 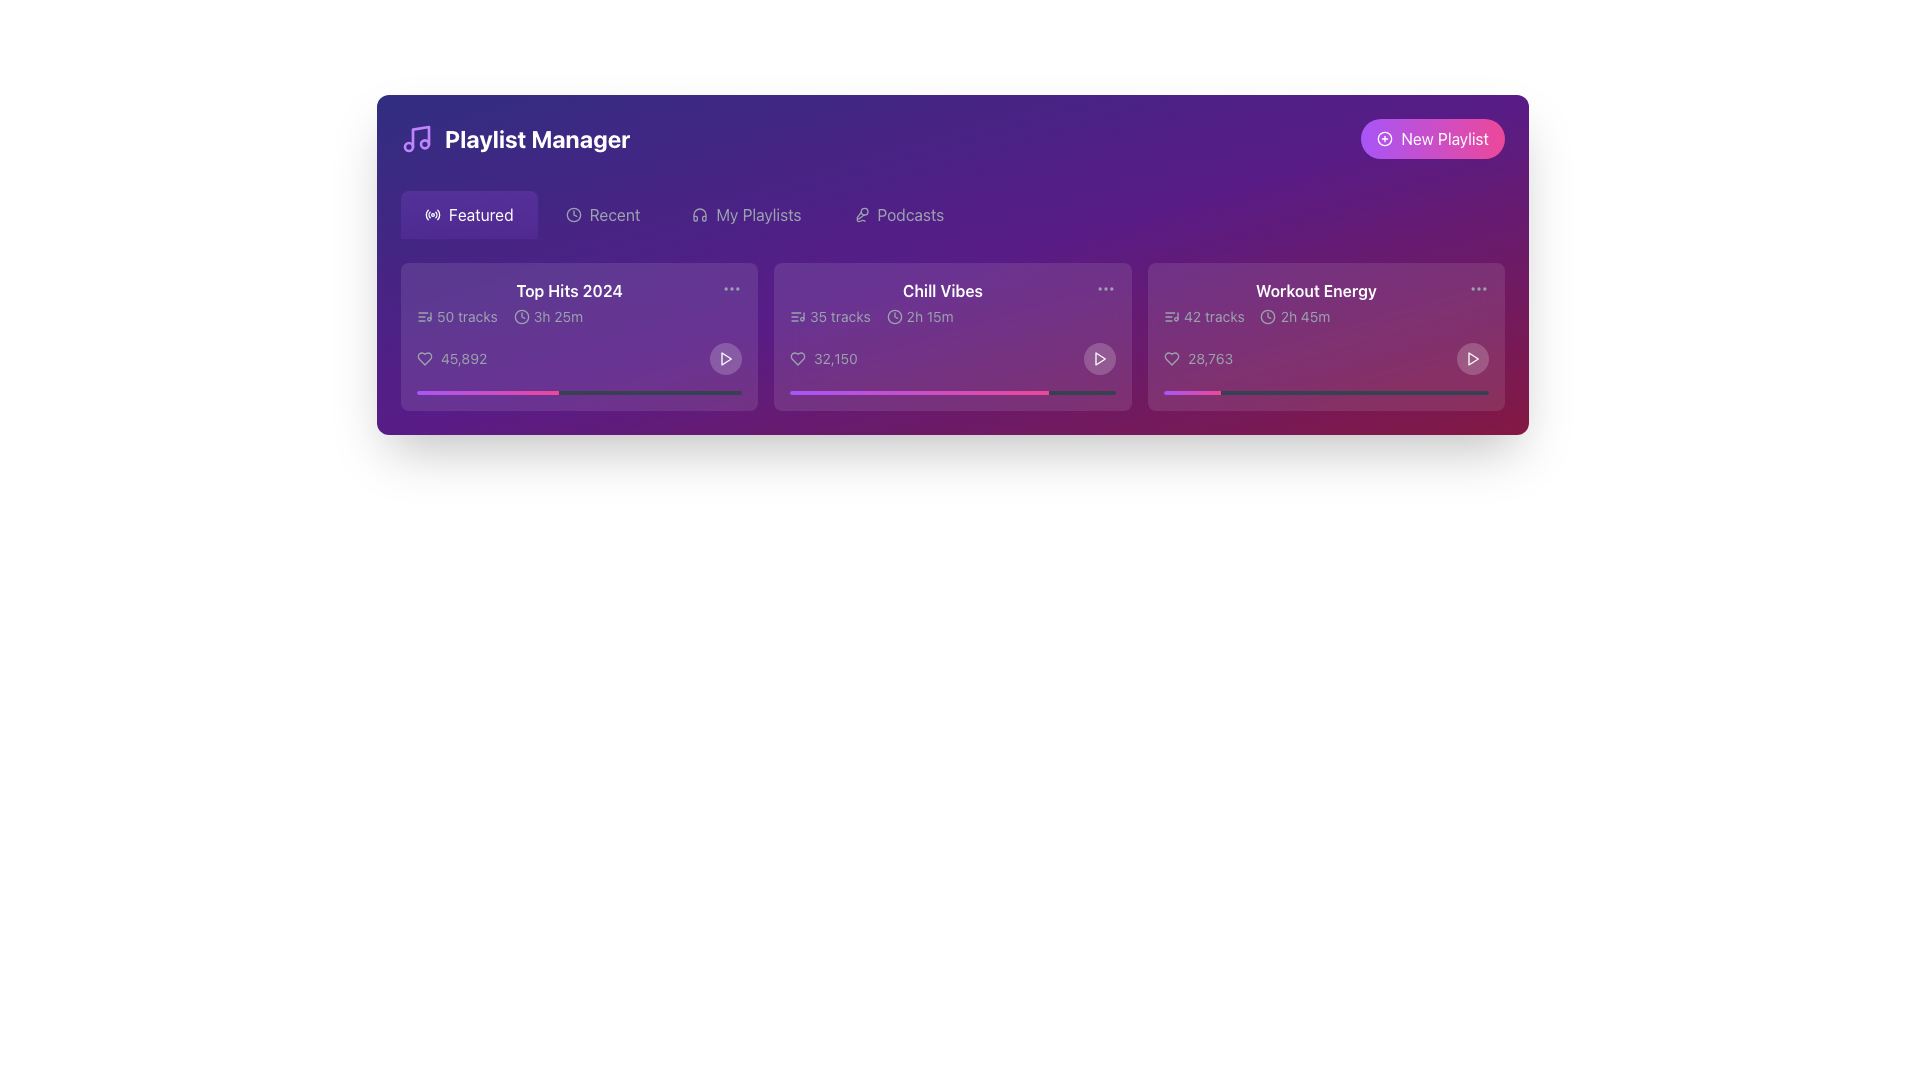 I want to click on the play button icon within the SVG graphic located in the lower right corner of the 'Chill Vibes' card to initiate playback, so click(x=1098, y=357).